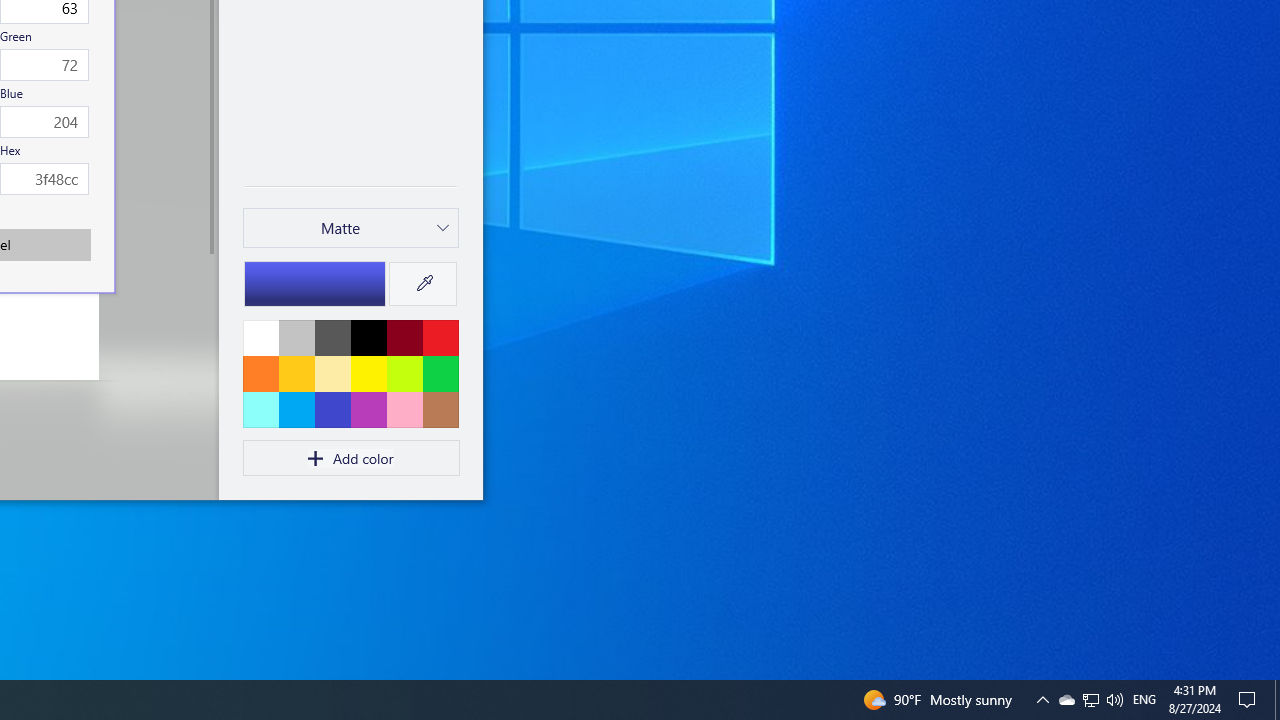 Image resolution: width=1280 pixels, height=720 pixels. I want to click on 'User Promoted Notification Area', so click(1113, 698).